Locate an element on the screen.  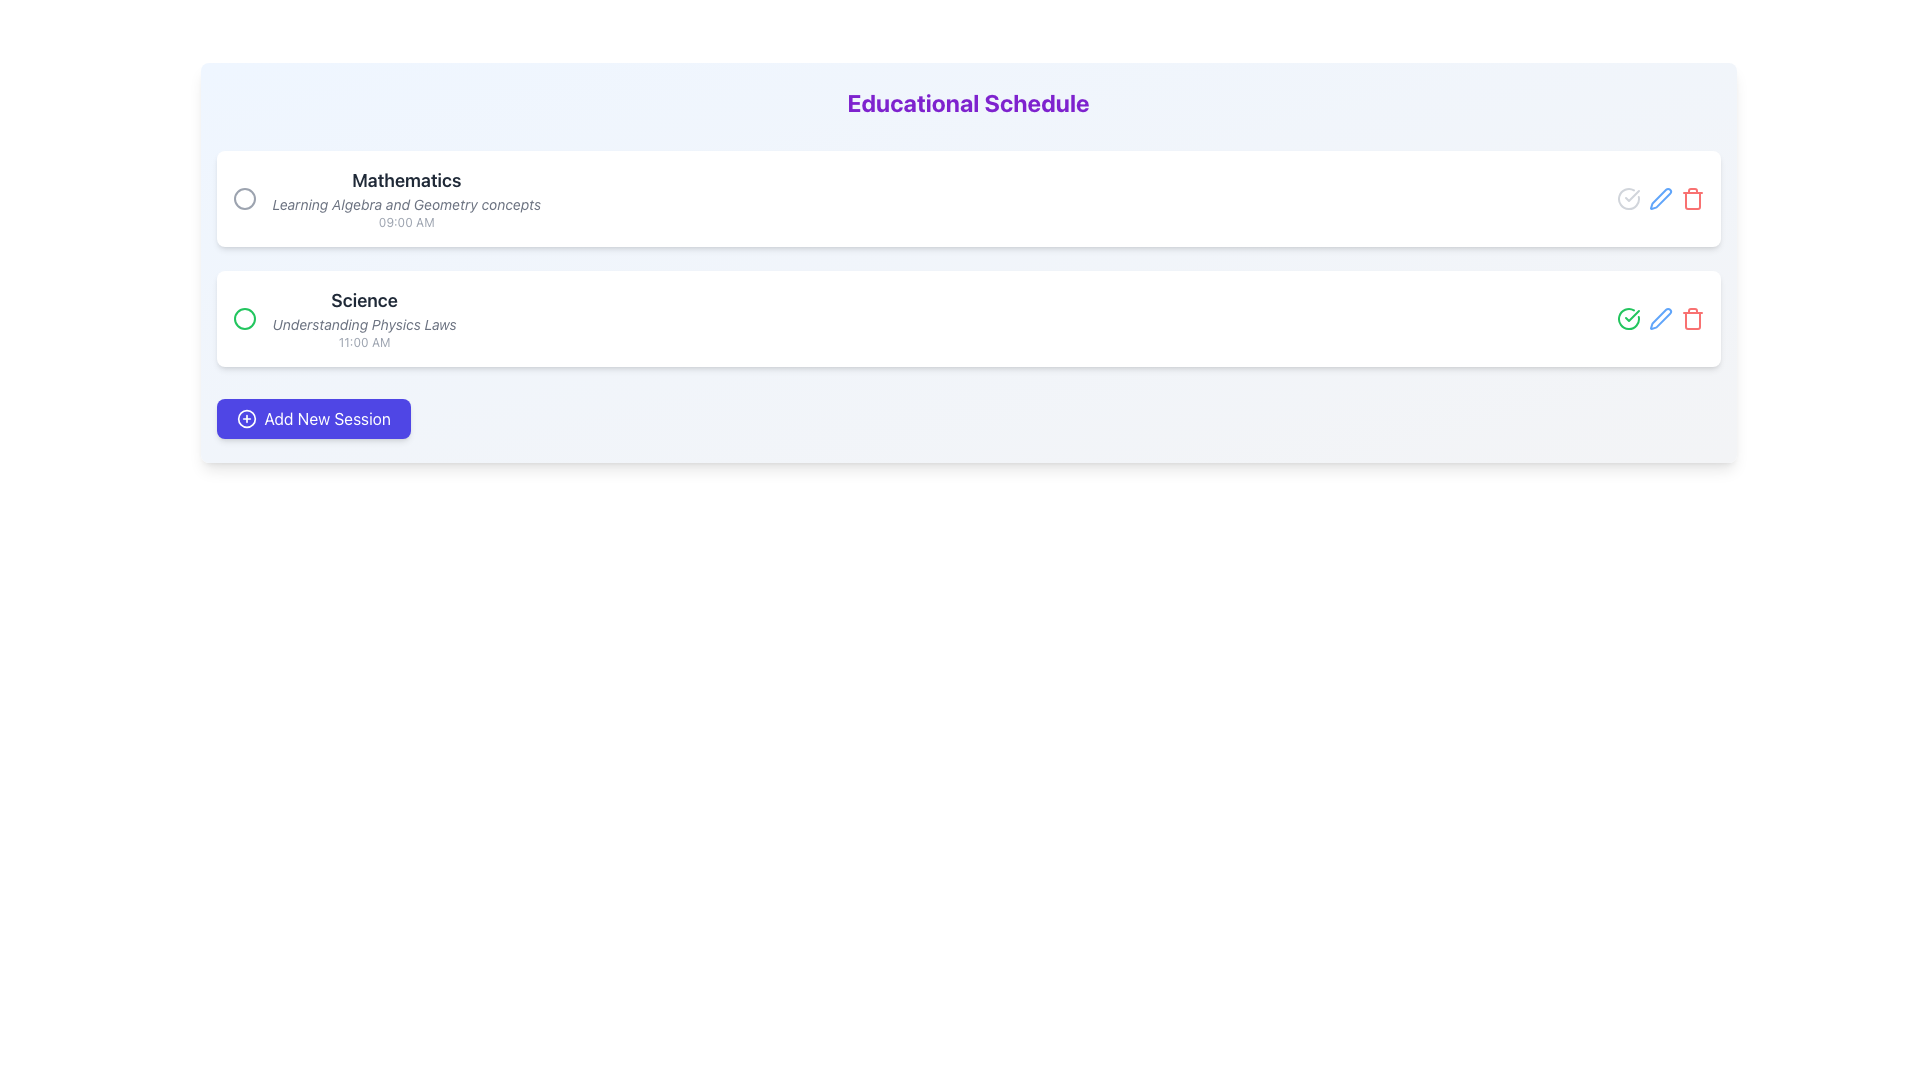
the pencil icon representing edit functionality for the 'Science' session is located at coordinates (1660, 318).